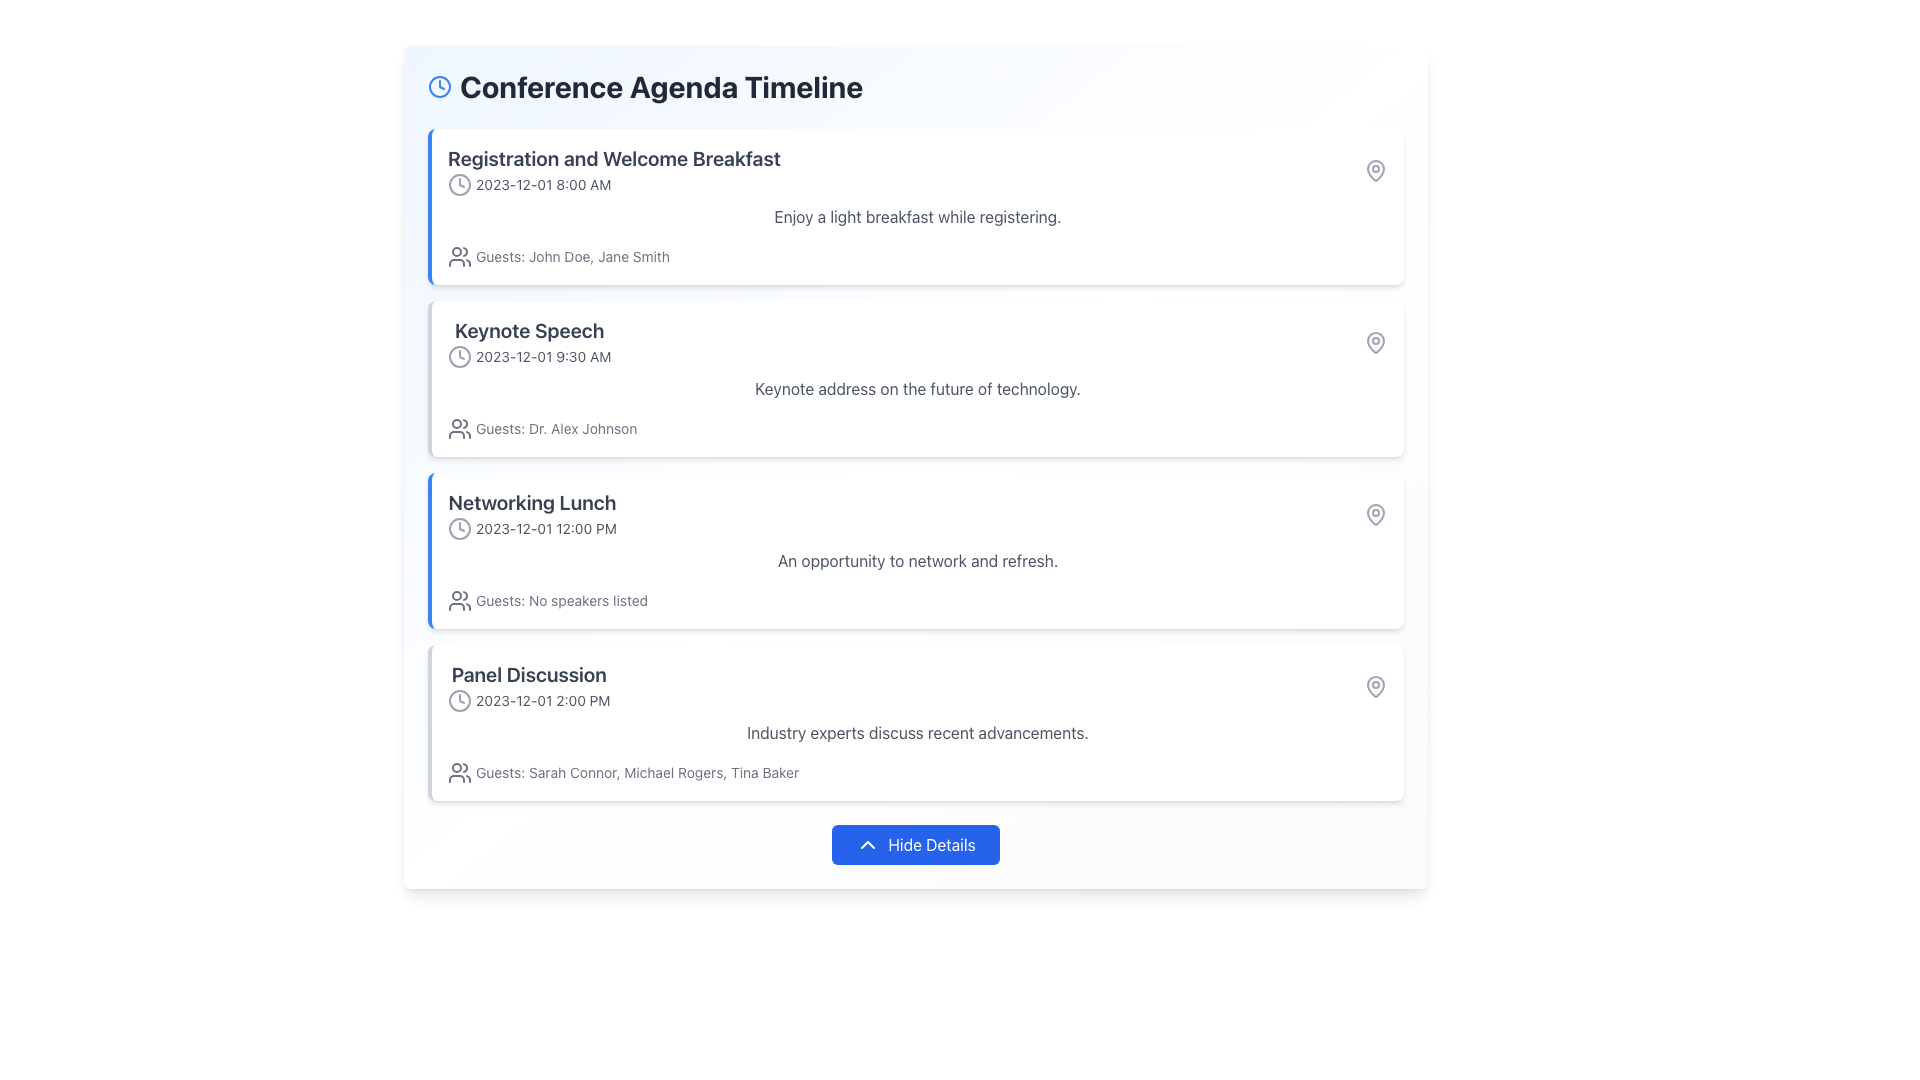  Describe the element at coordinates (613, 157) in the screenshot. I see `the bold, extra-large dark gray text 'Registration and Welcome Breakfast' located in the first content block under 'Conference Agenda Timeline'` at that location.